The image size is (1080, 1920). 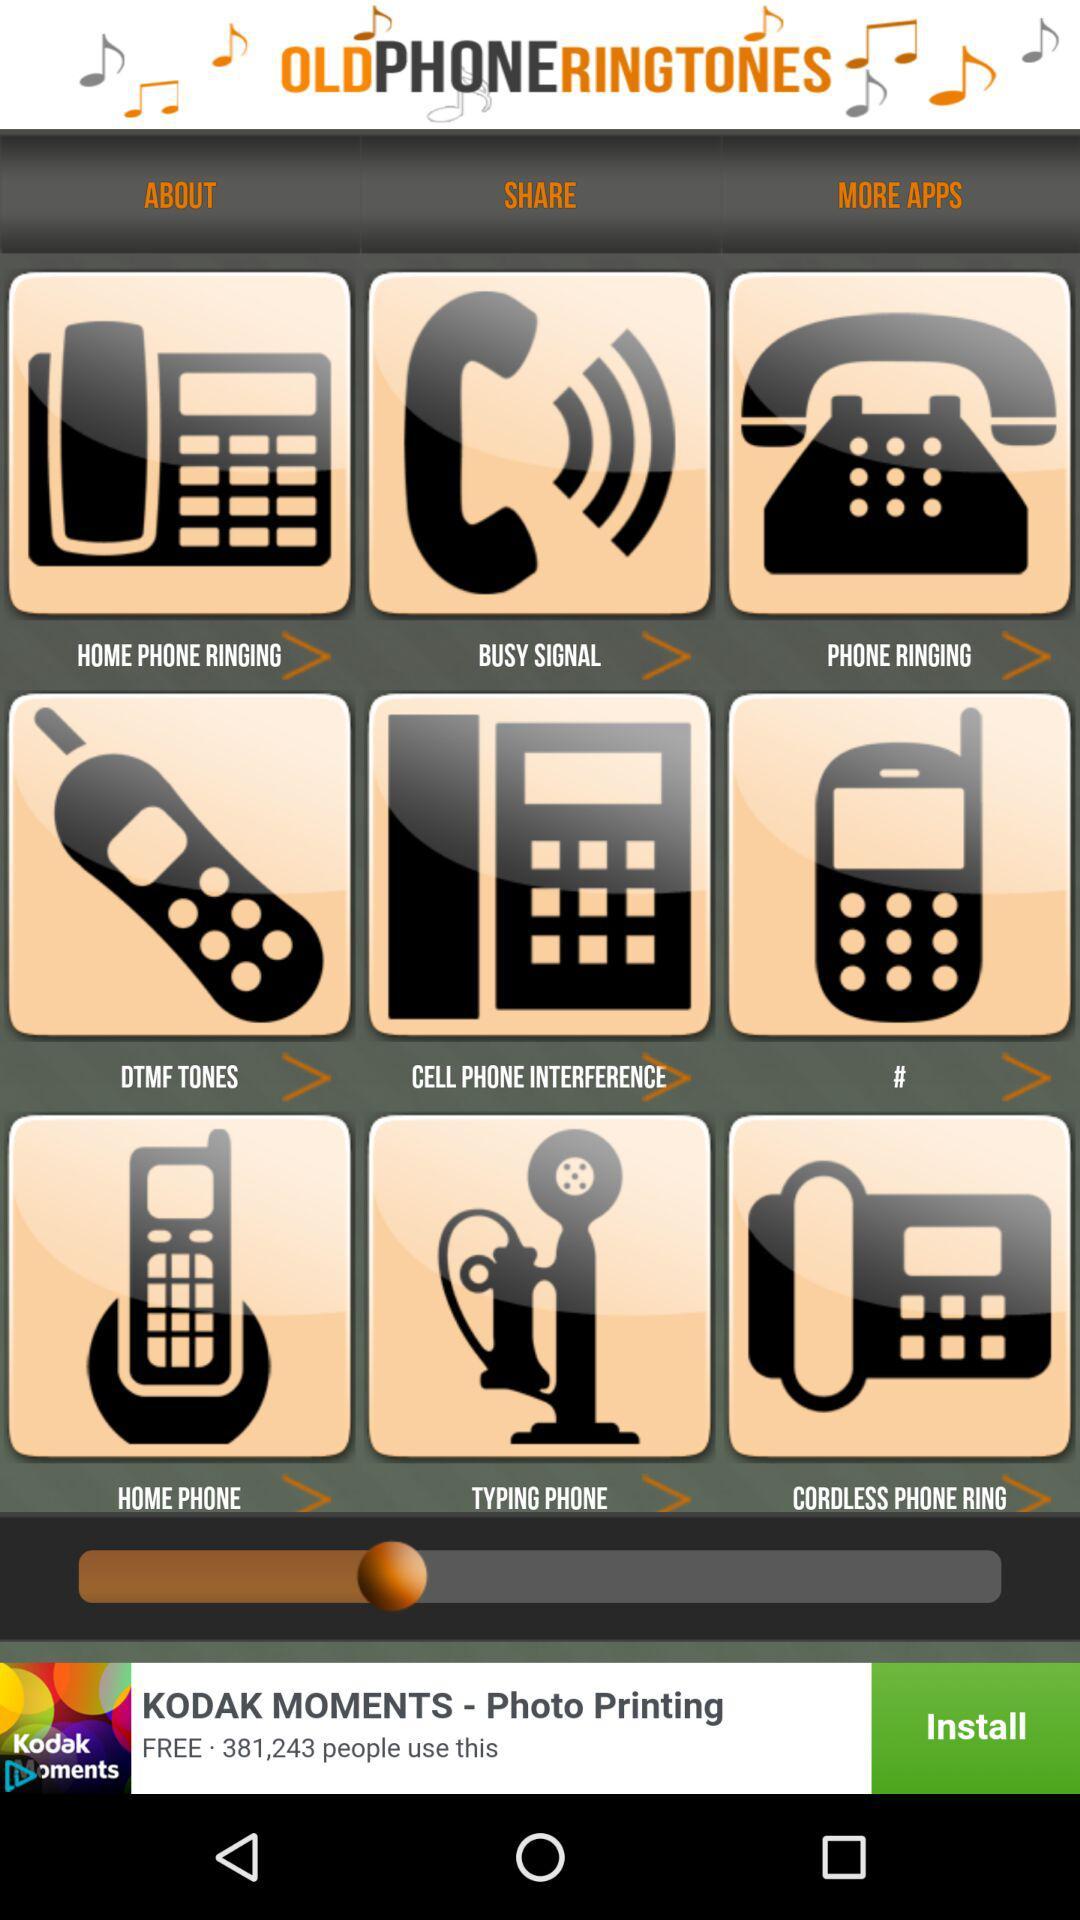 I want to click on call, so click(x=898, y=865).